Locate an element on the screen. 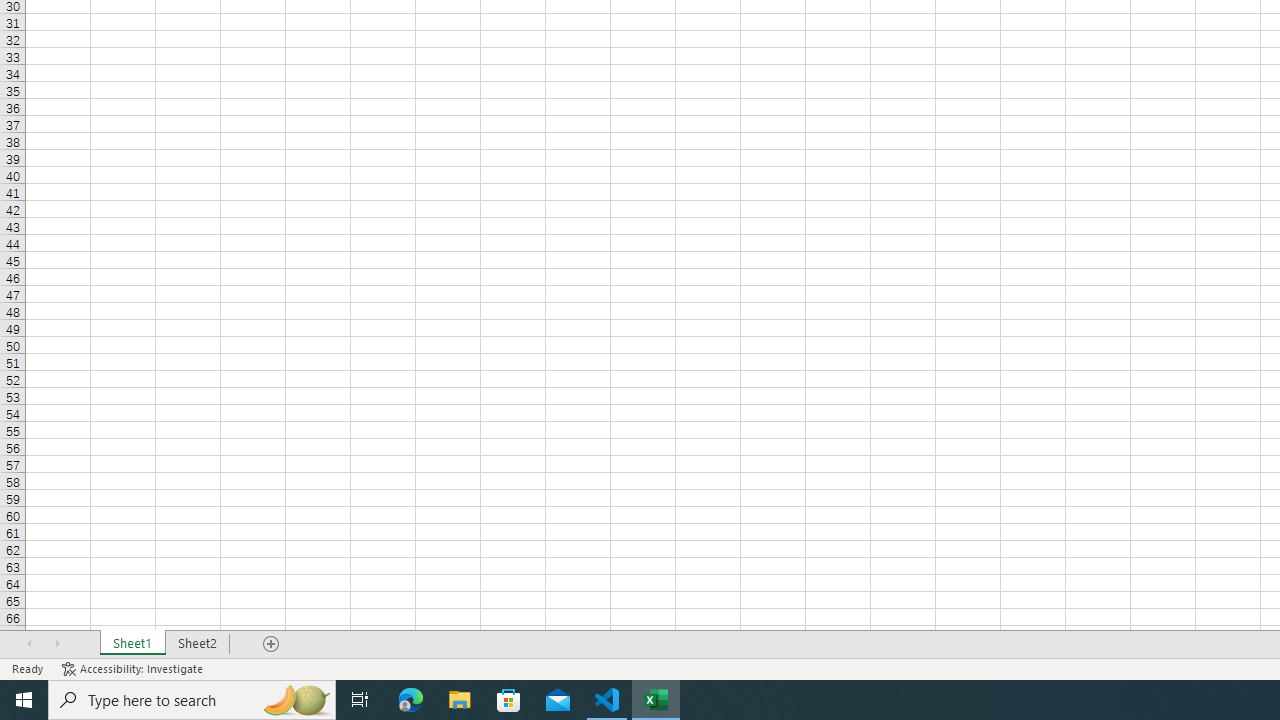 This screenshot has height=720, width=1280. 'Sheet2' is located at coordinates (197, 644).